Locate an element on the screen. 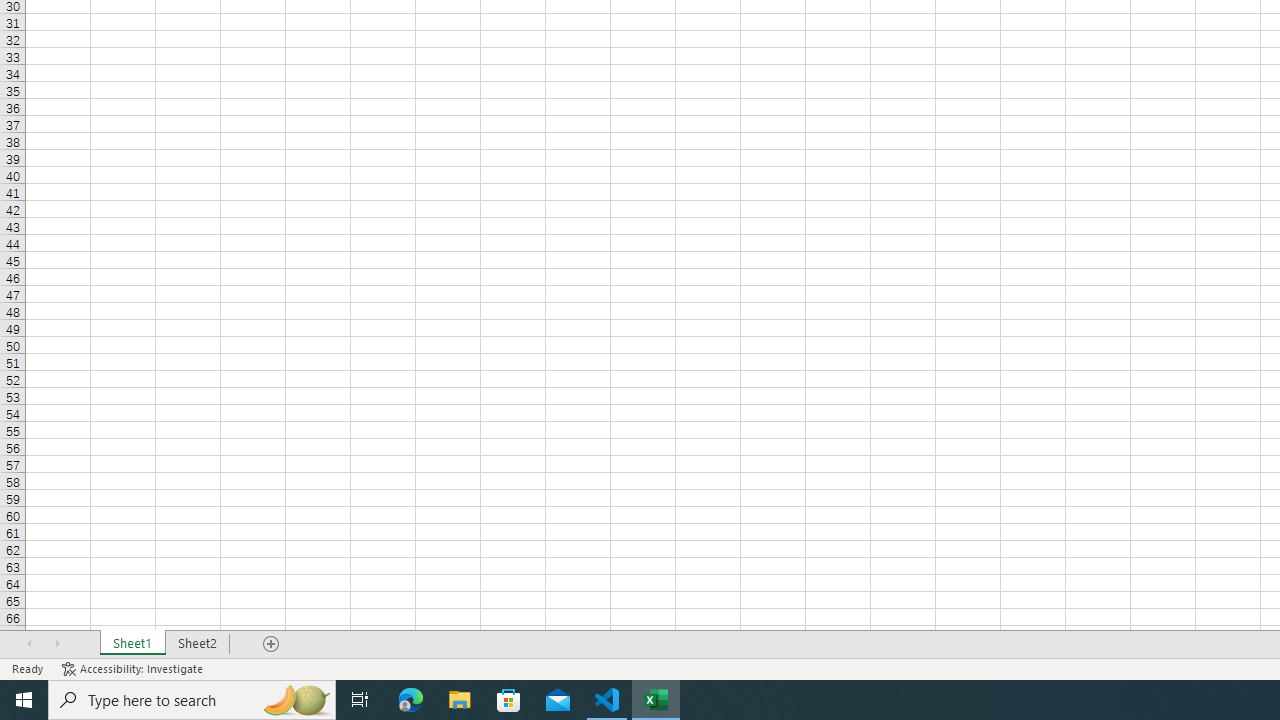 This screenshot has height=720, width=1280. 'Sheet2' is located at coordinates (197, 644).